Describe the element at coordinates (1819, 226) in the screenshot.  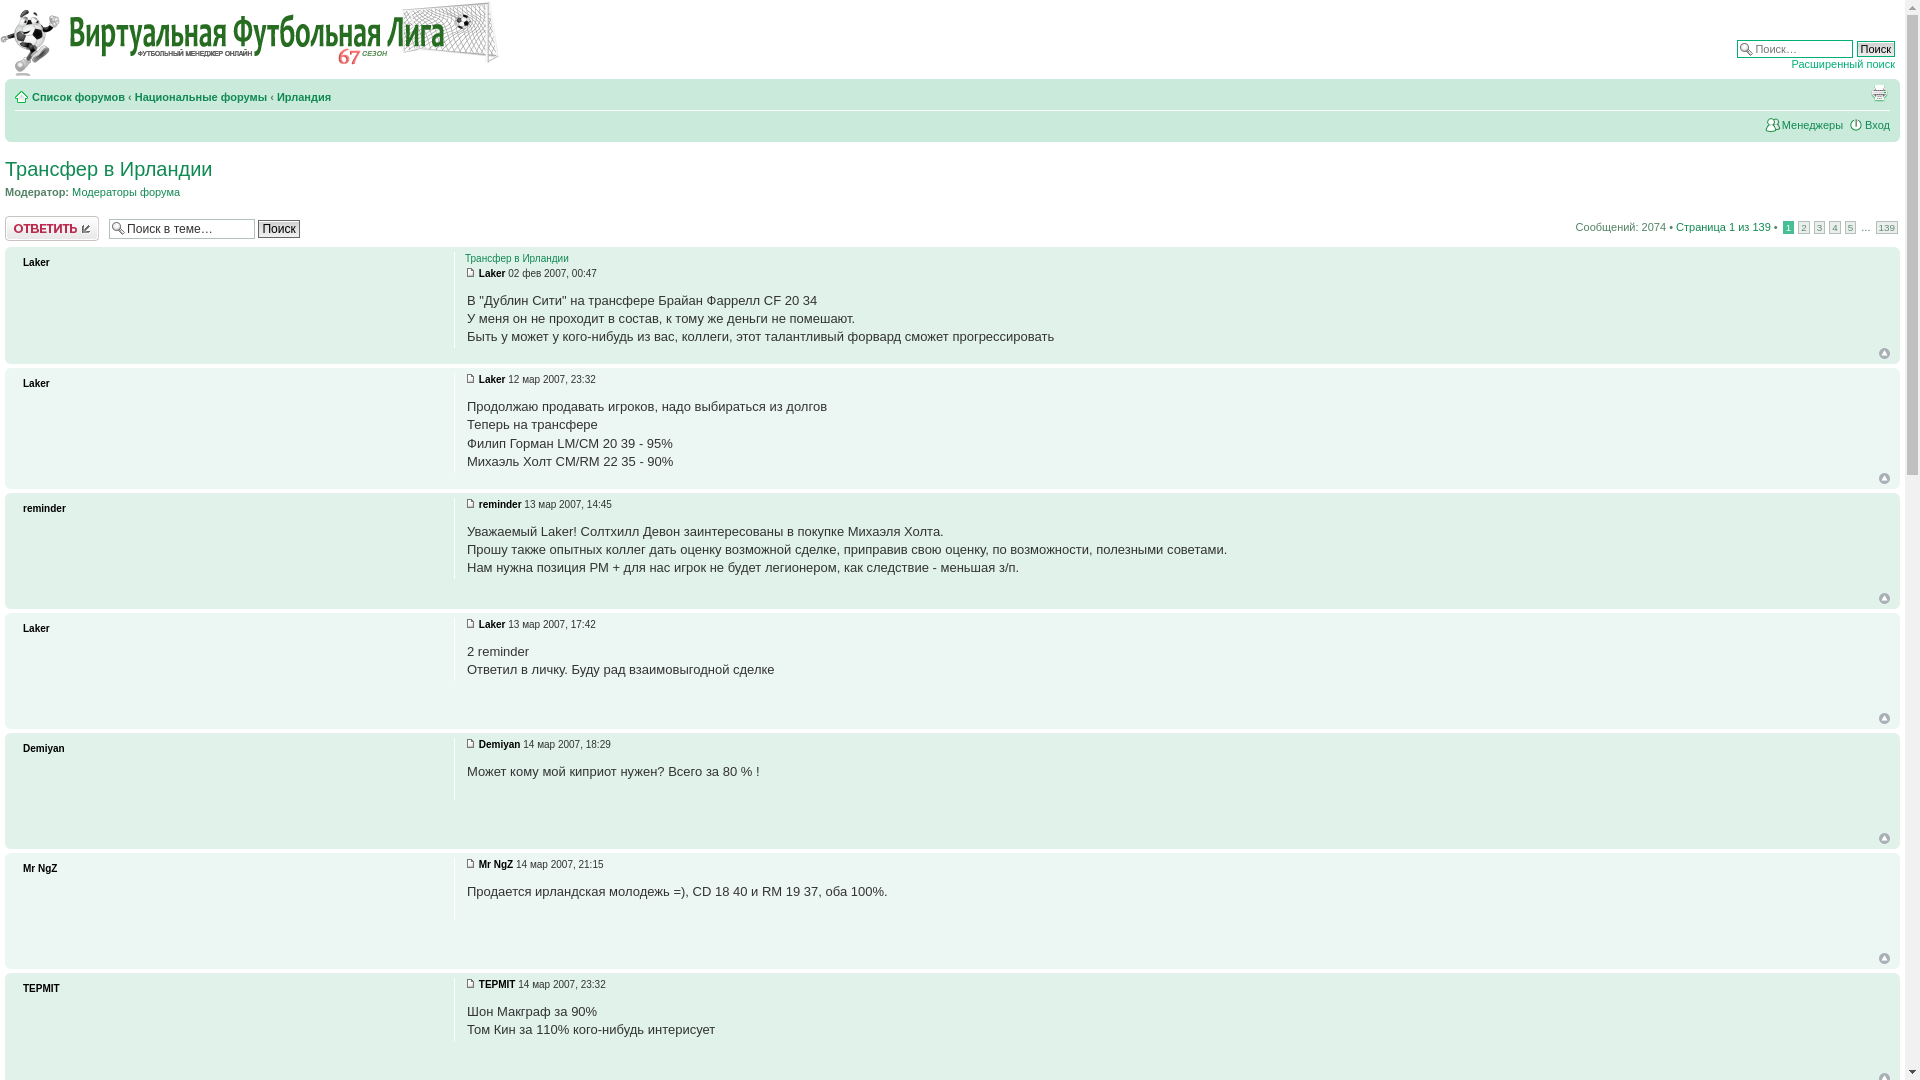
I see `'3'` at that location.